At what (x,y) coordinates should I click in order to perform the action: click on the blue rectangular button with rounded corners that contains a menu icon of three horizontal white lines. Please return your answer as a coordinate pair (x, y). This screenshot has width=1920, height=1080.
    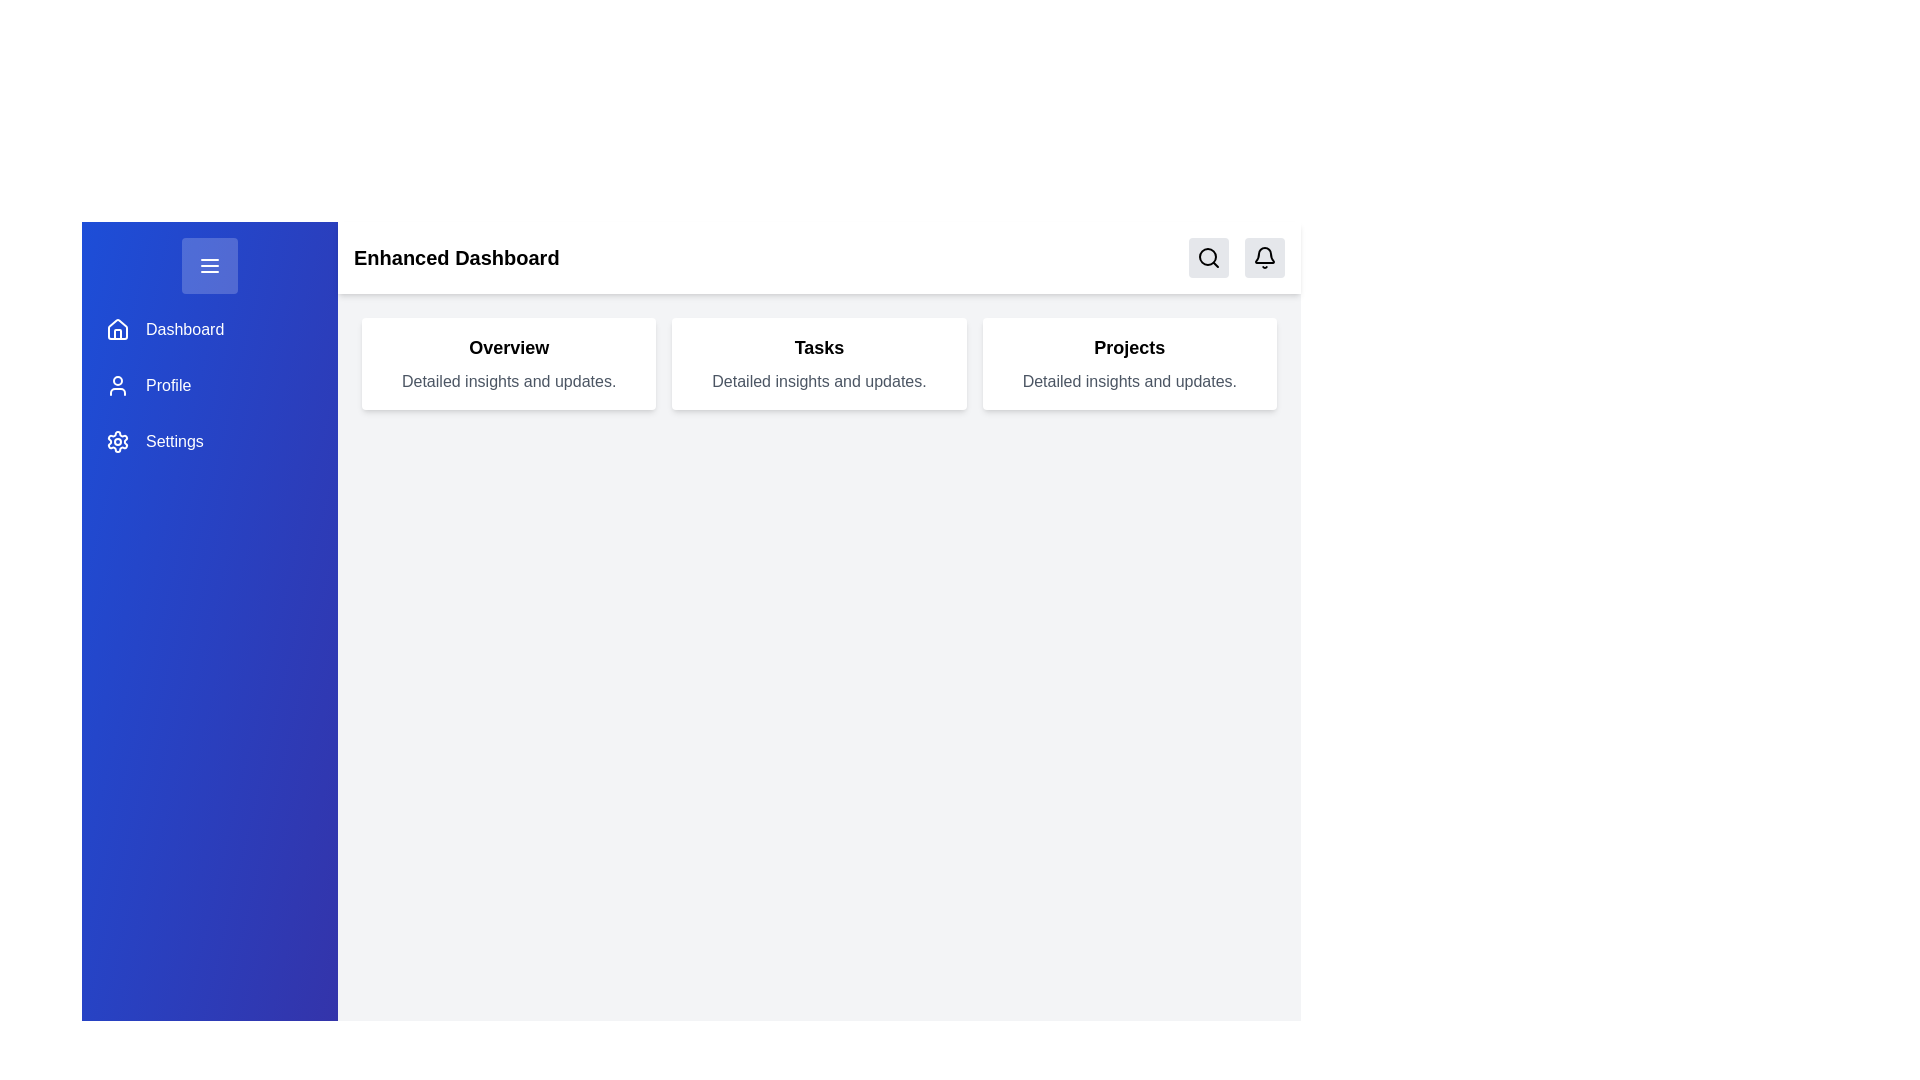
    Looking at the image, I should click on (210, 265).